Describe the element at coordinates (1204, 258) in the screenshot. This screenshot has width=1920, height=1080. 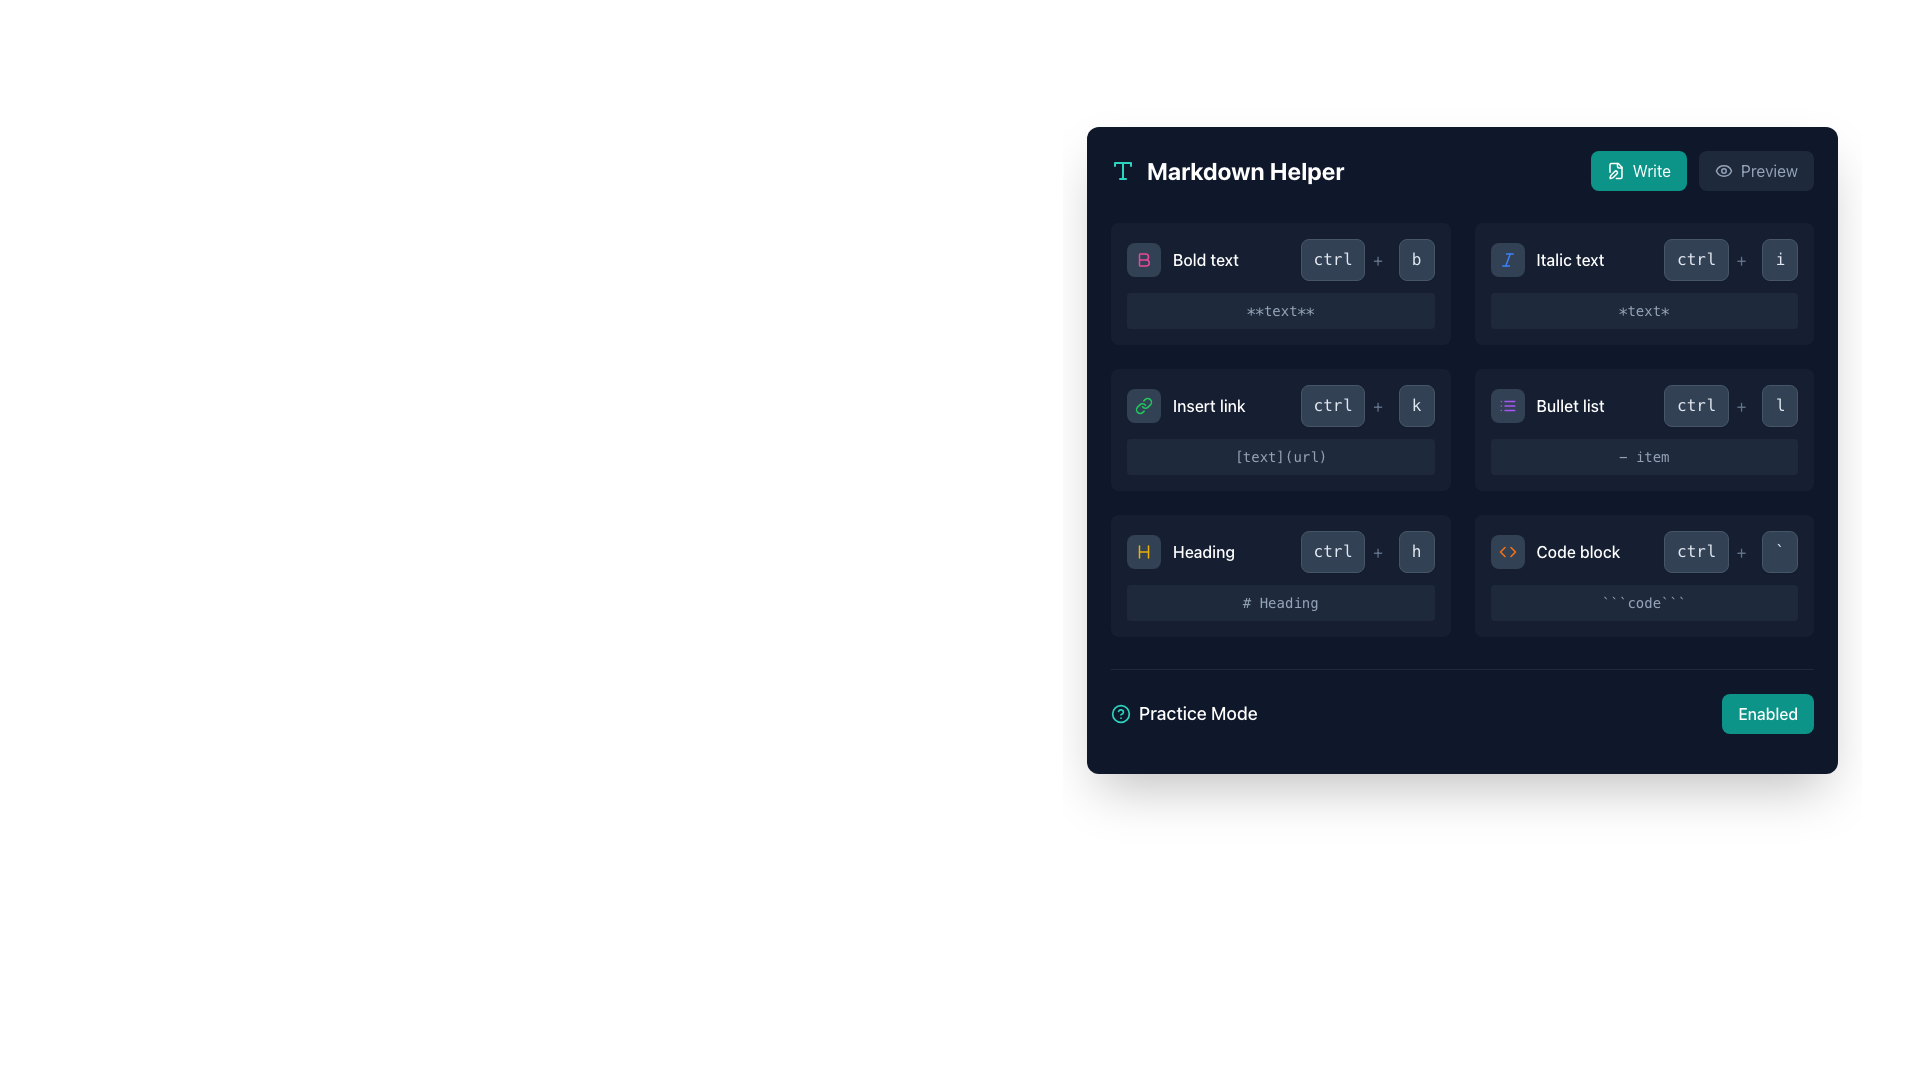
I see `the static text label displaying 'Bold text' located in the top-left section of the 'Markdown Helper' panel, adjacent to the bold text button` at that location.